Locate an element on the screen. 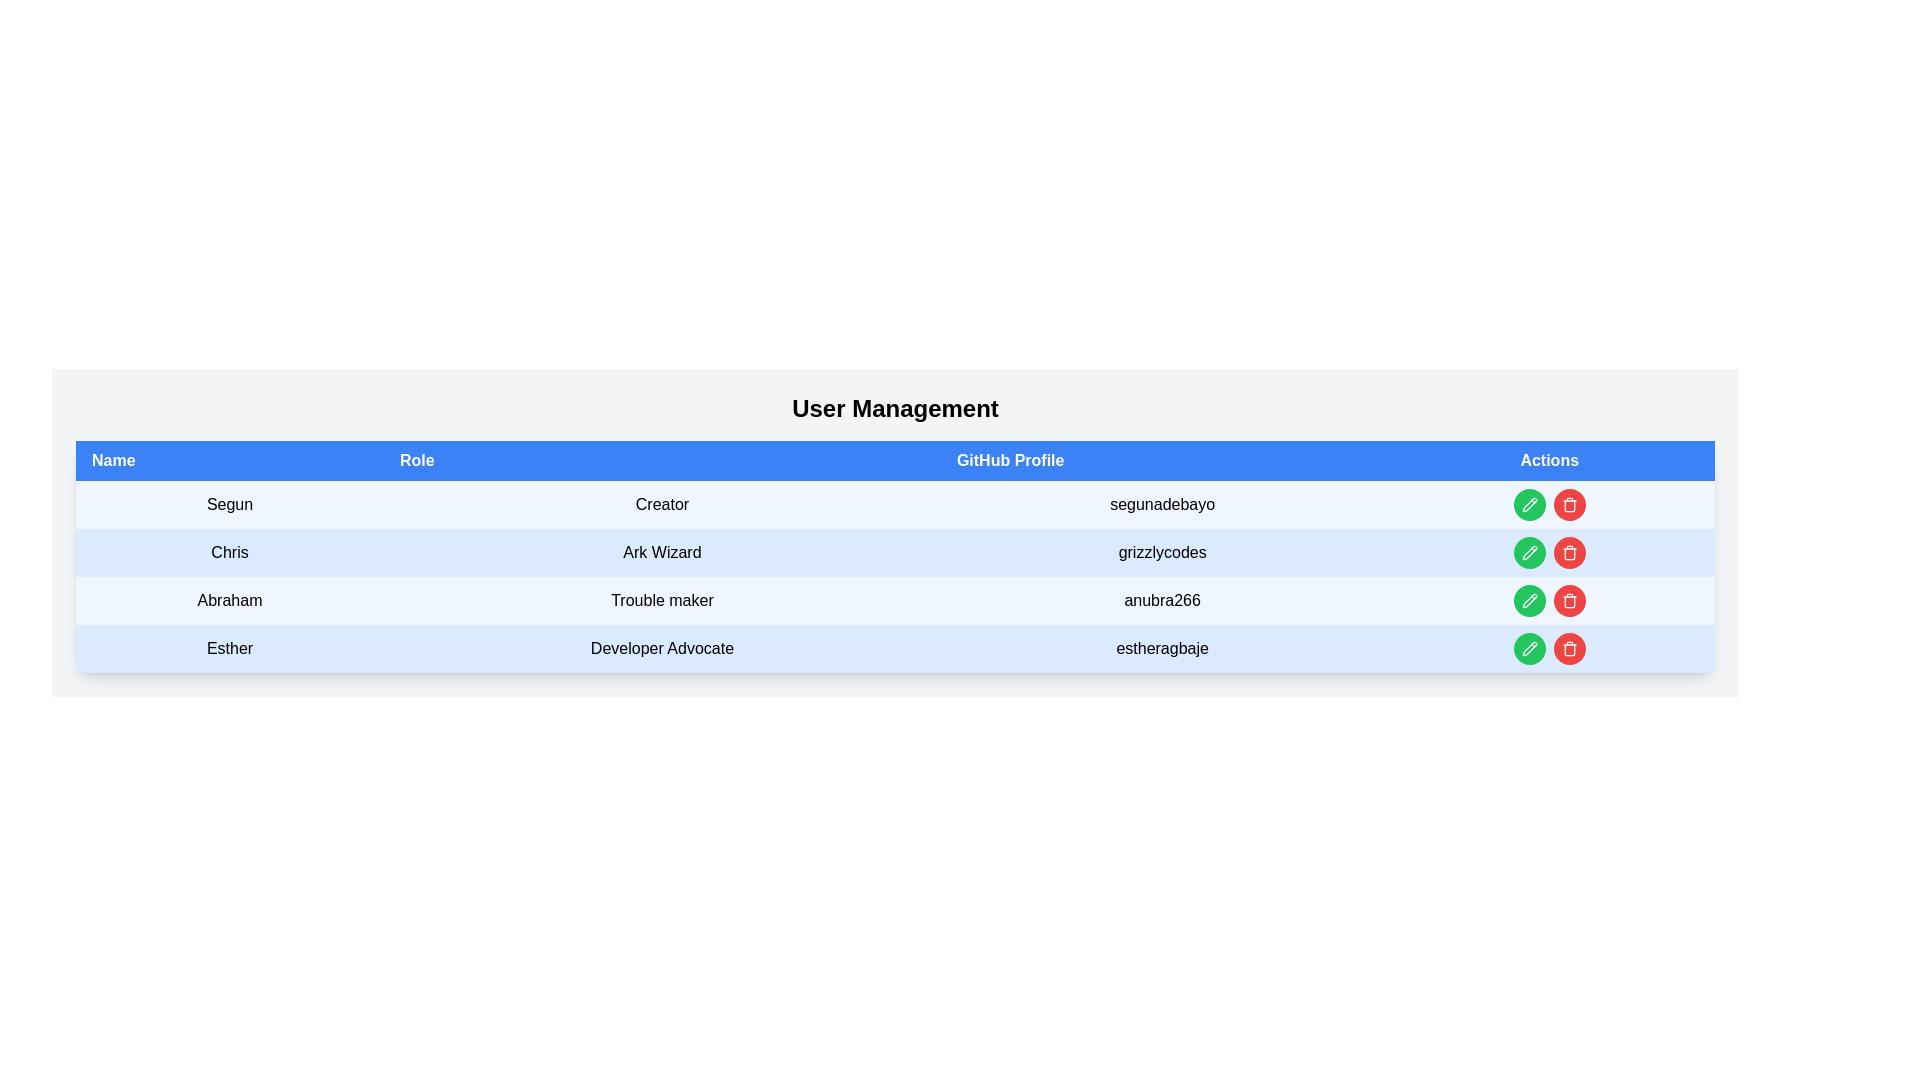  the red trash button in the 'Actions' column is located at coordinates (1568, 504).